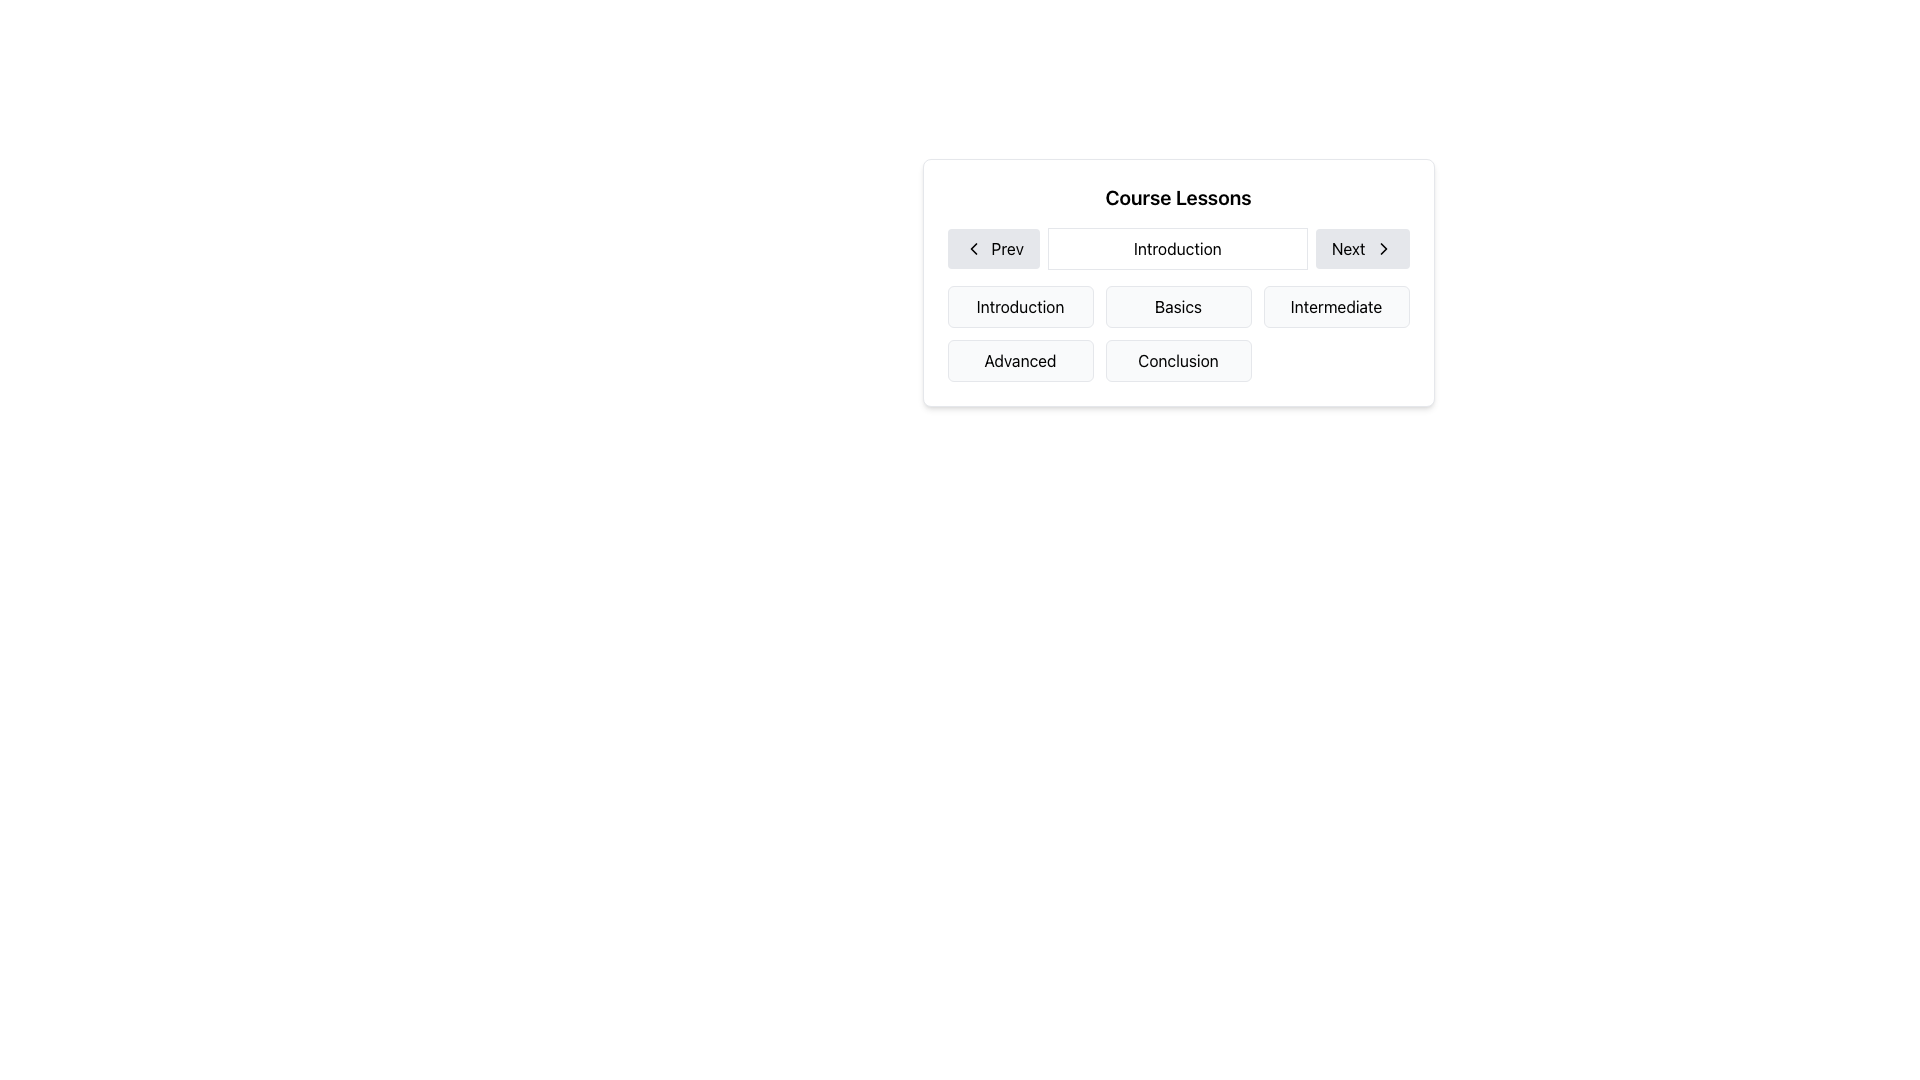 This screenshot has height=1080, width=1920. I want to click on the 'Next' button, which is a rectangular button with a light gray background and an arrow icon, located centrally in the upper portion of the interface, so click(1361, 248).